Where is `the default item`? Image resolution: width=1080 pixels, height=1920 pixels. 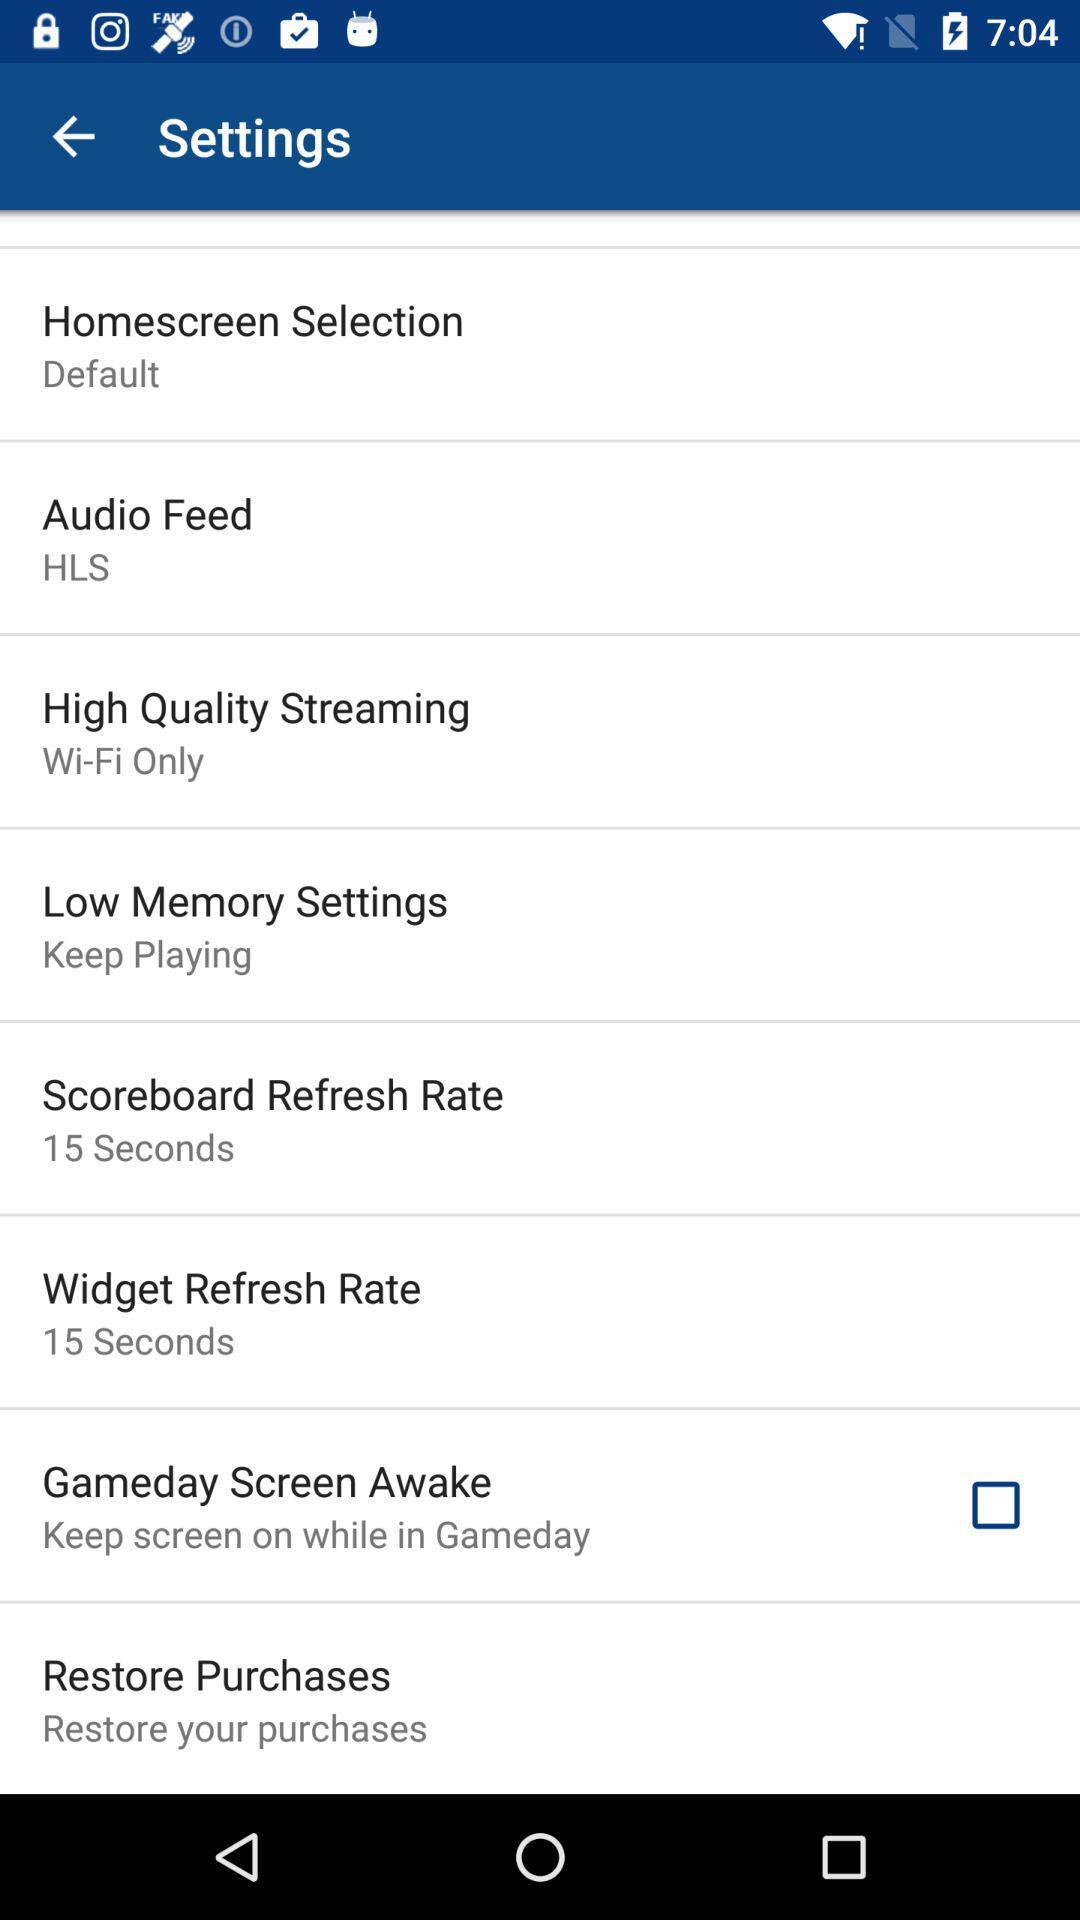
the default item is located at coordinates (100, 372).